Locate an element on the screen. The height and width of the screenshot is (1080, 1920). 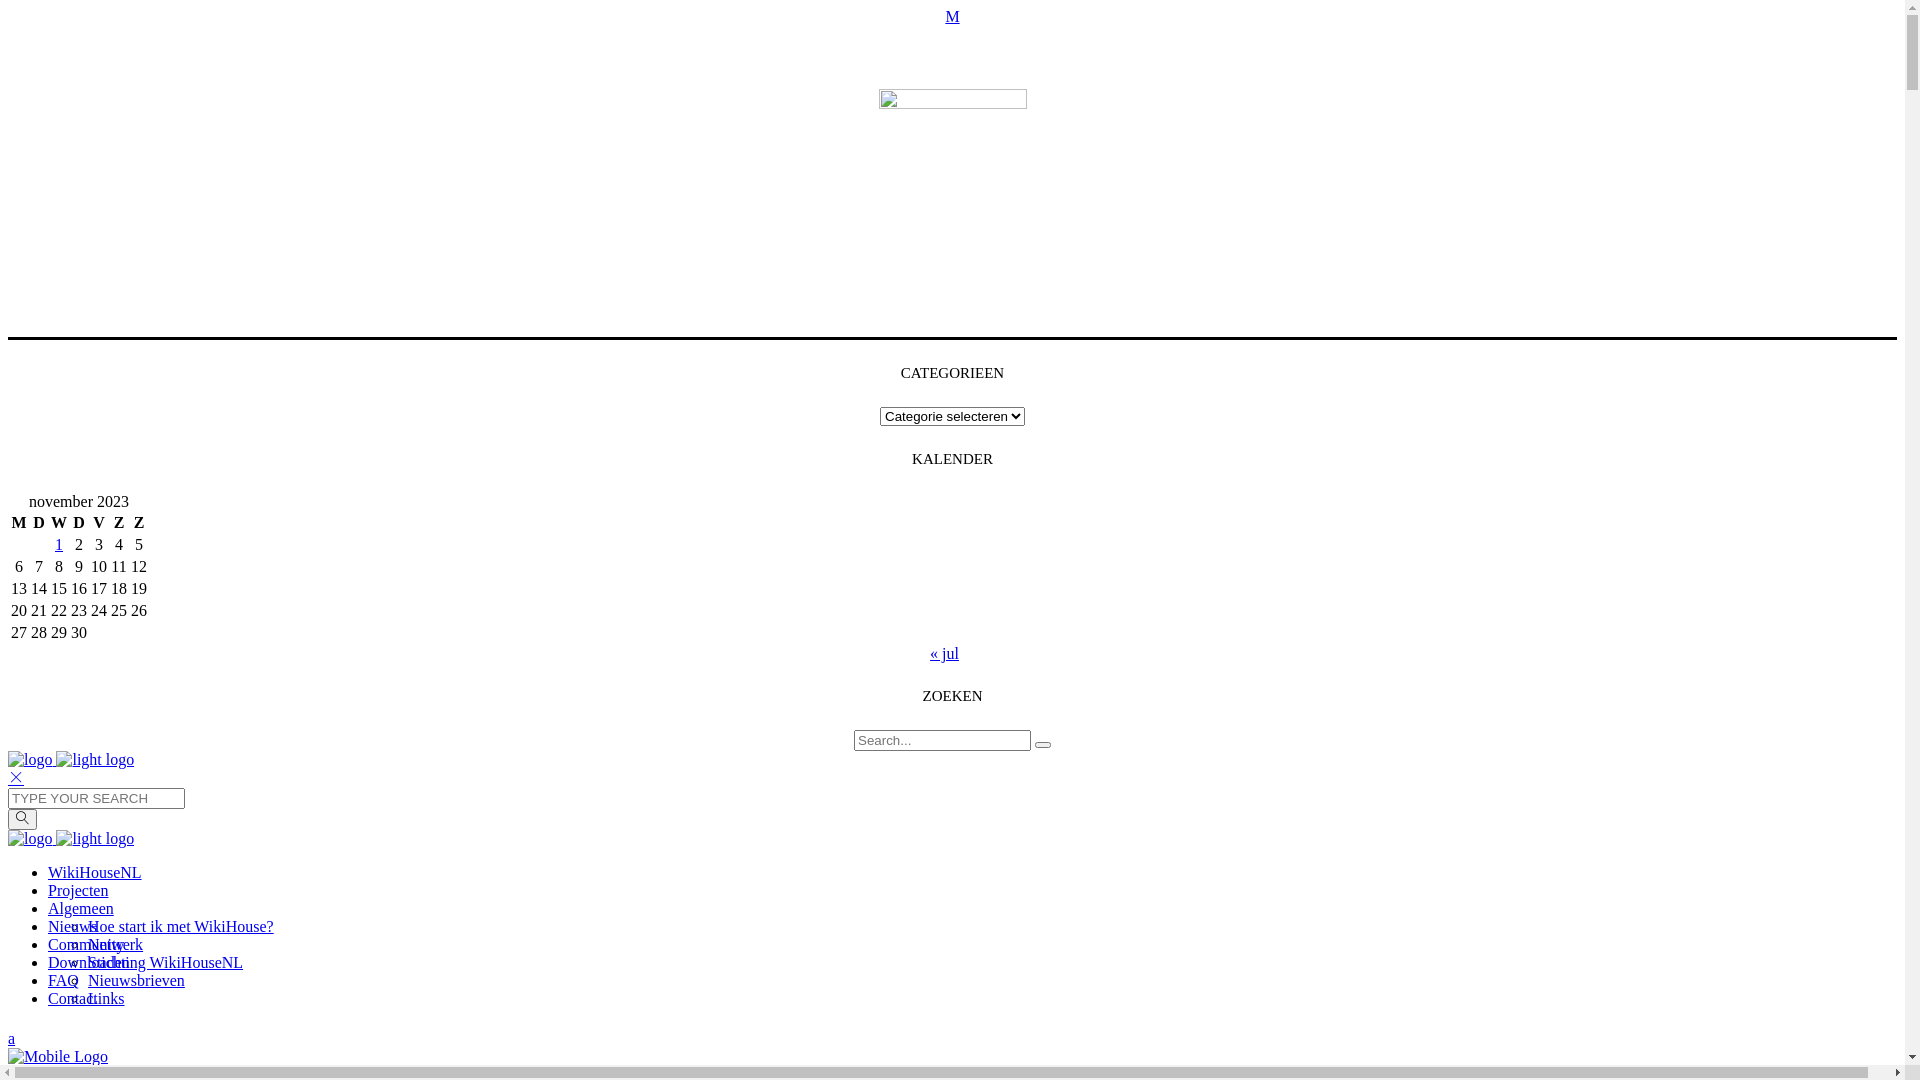
'WikiHouseNL' is located at coordinates (94, 871).